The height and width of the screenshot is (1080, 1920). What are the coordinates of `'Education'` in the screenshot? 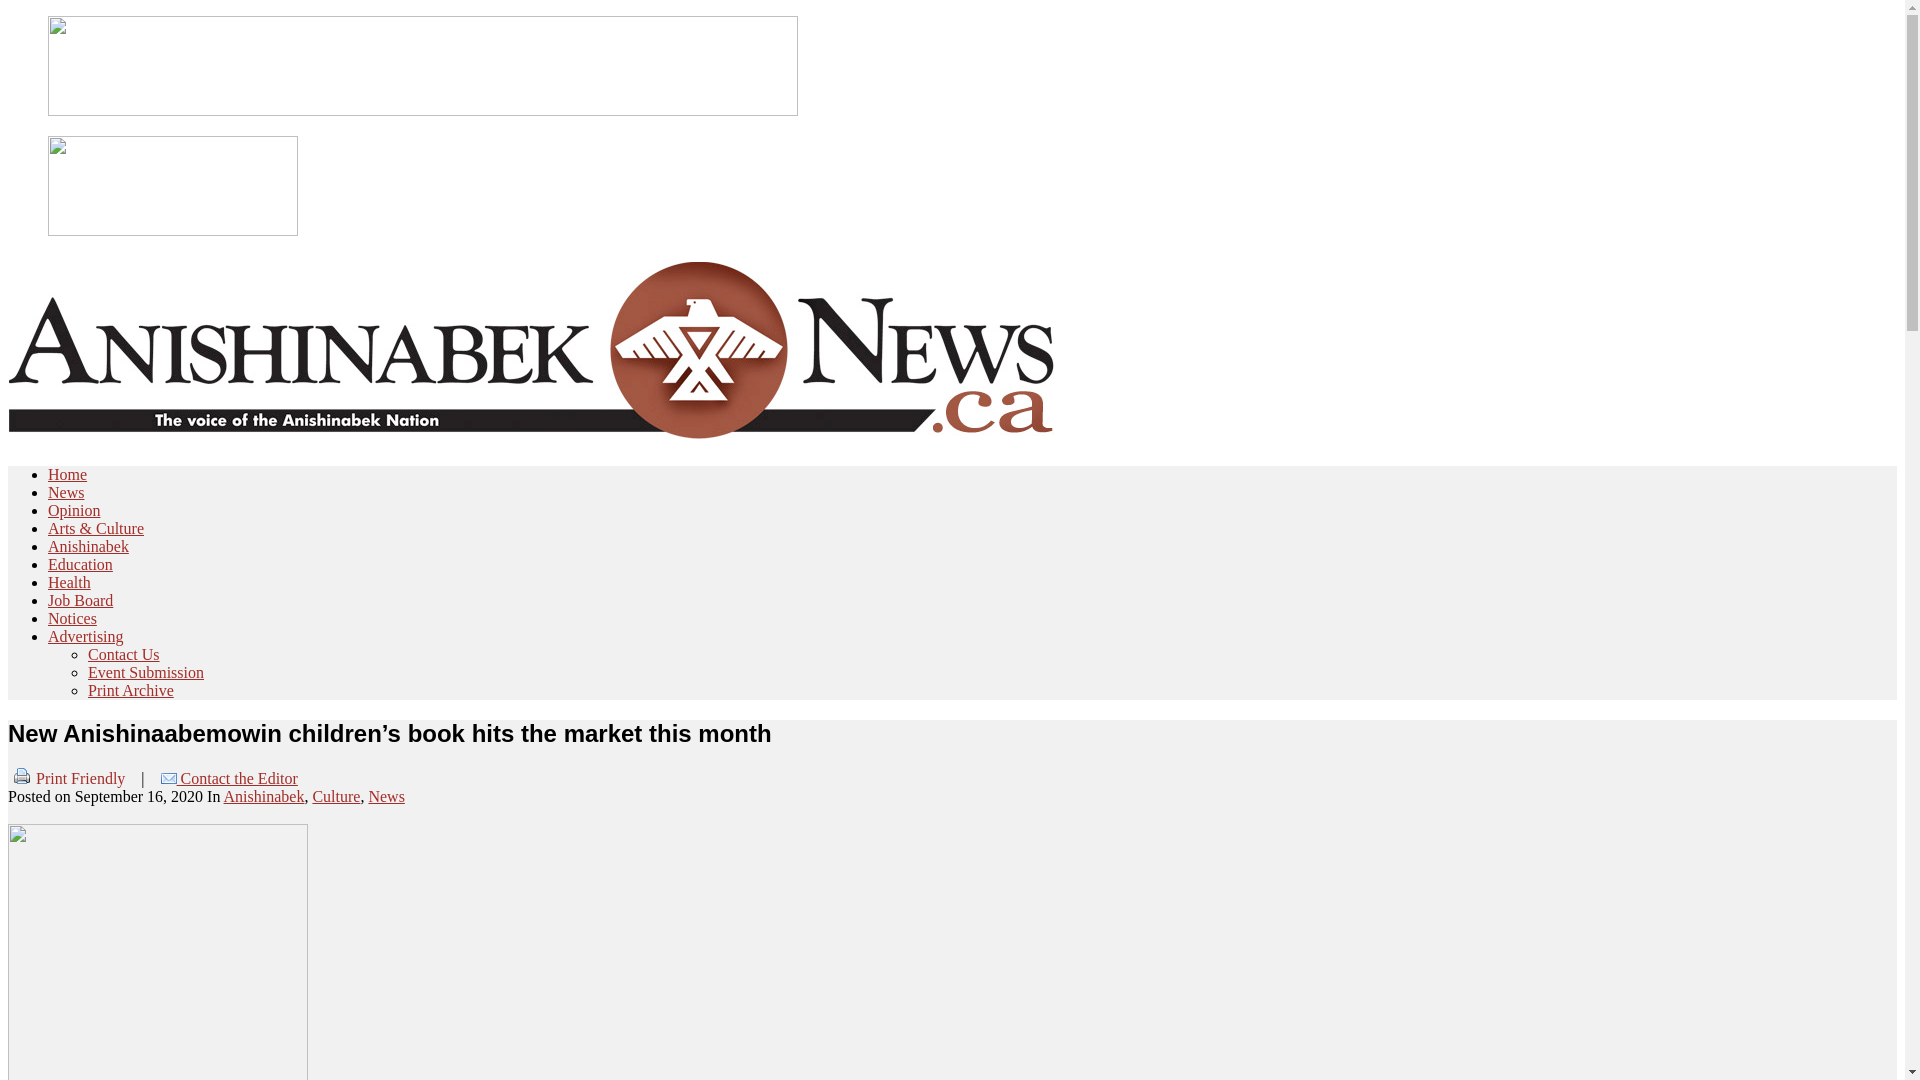 It's located at (80, 564).